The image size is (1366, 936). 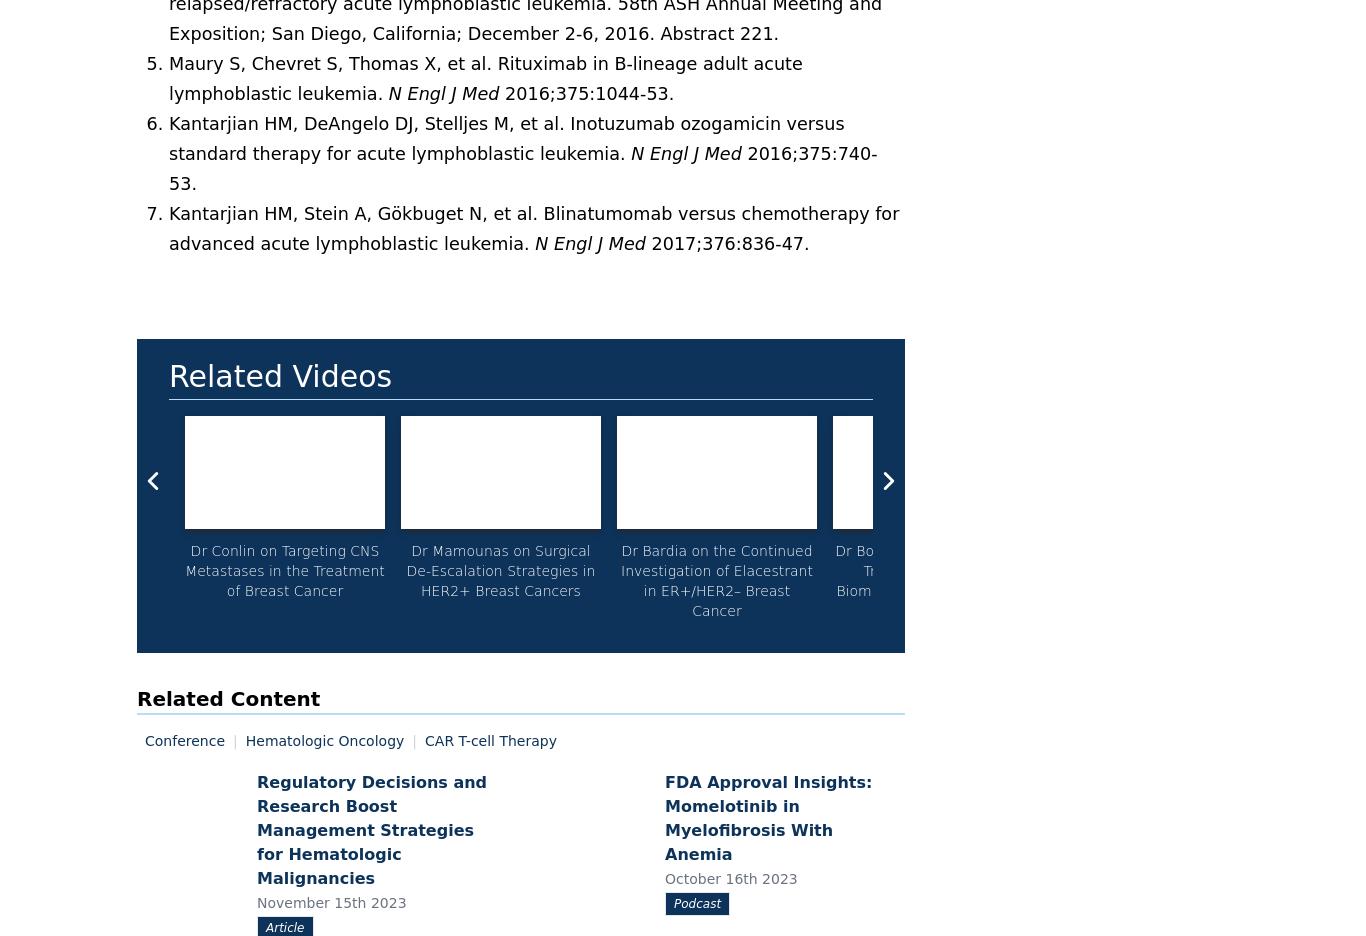 I want to click on 'Dr Conlin on Targeting CNS Metastases in the Treatment of Breast Cancer', so click(x=284, y=569).